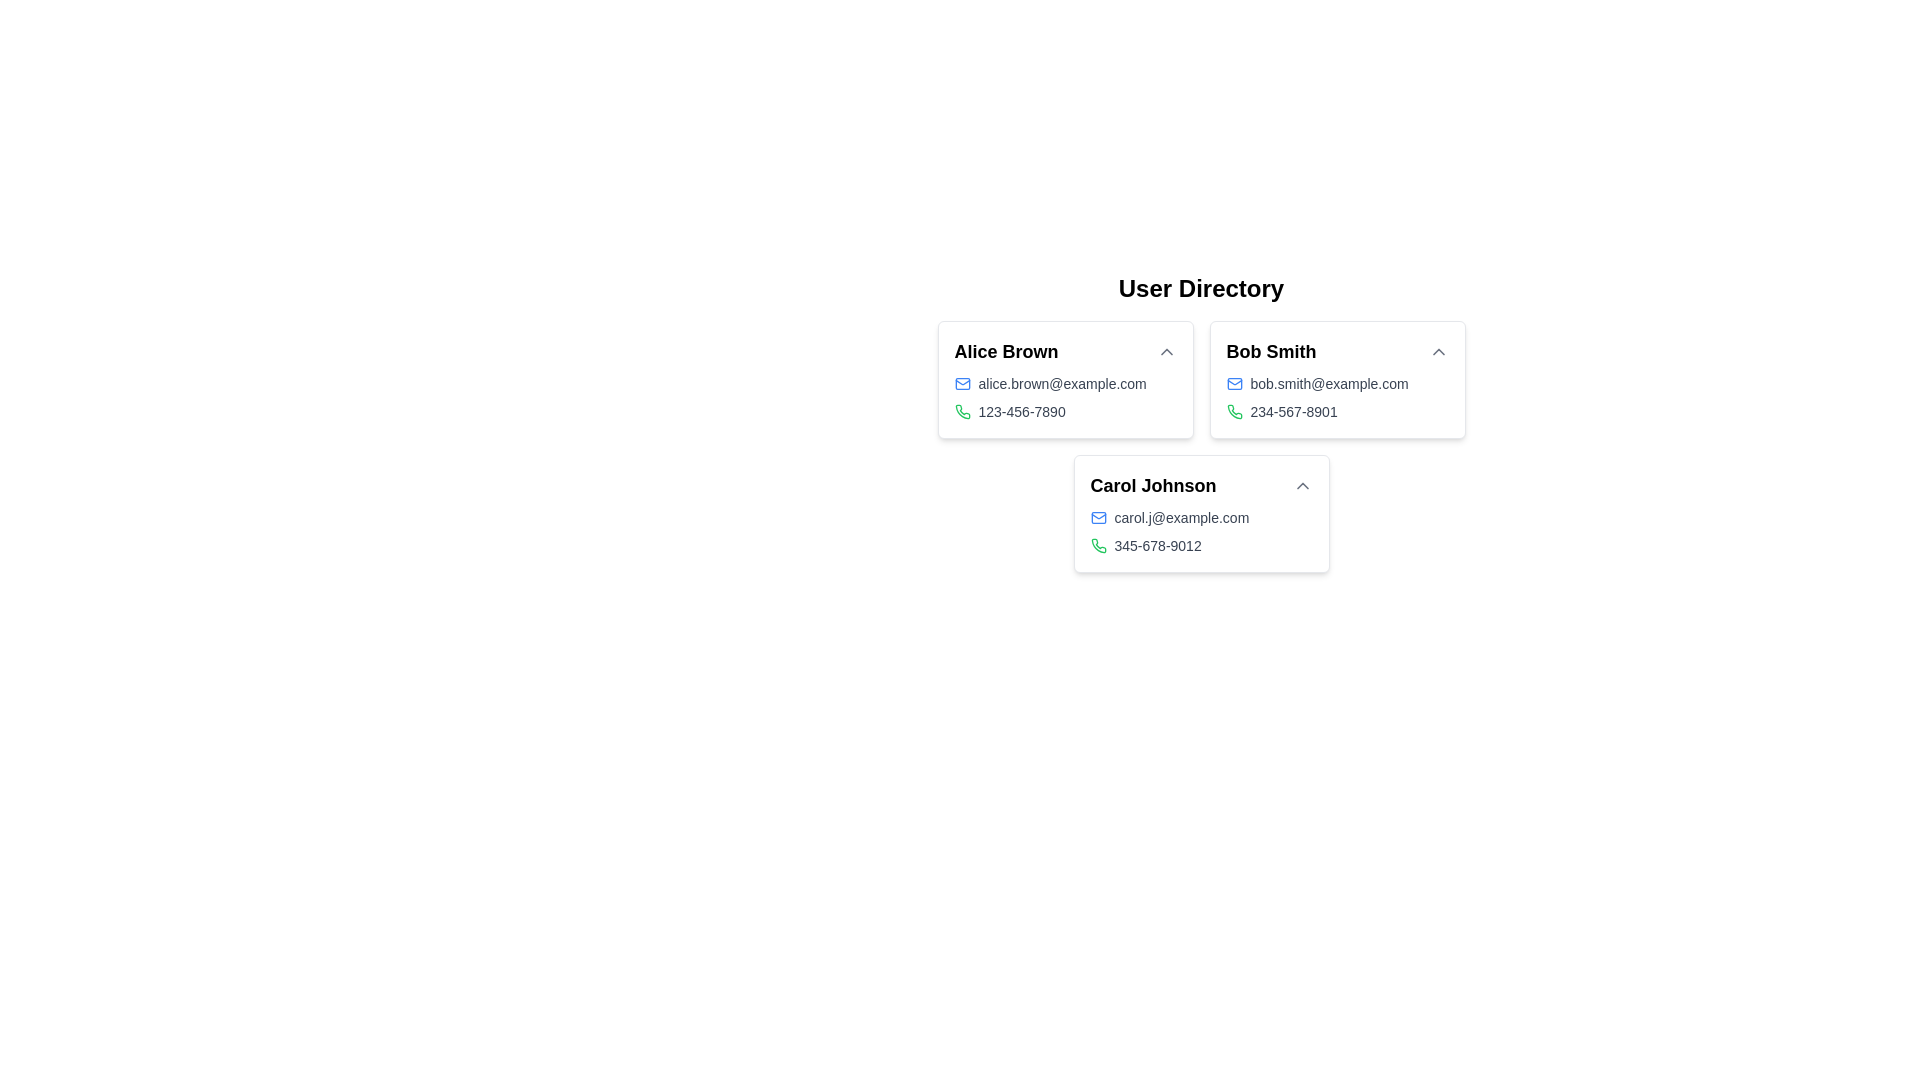 The image size is (1920, 1080). What do you see at coordinates (1200, 546) in the screenshot?
I see `the telephone number '345-678-9012' displayed plainly, which is located beneath 'carol.j@example.com' in the contact details section for 'Carol Johnson'` at bounding box center [1200, 546].